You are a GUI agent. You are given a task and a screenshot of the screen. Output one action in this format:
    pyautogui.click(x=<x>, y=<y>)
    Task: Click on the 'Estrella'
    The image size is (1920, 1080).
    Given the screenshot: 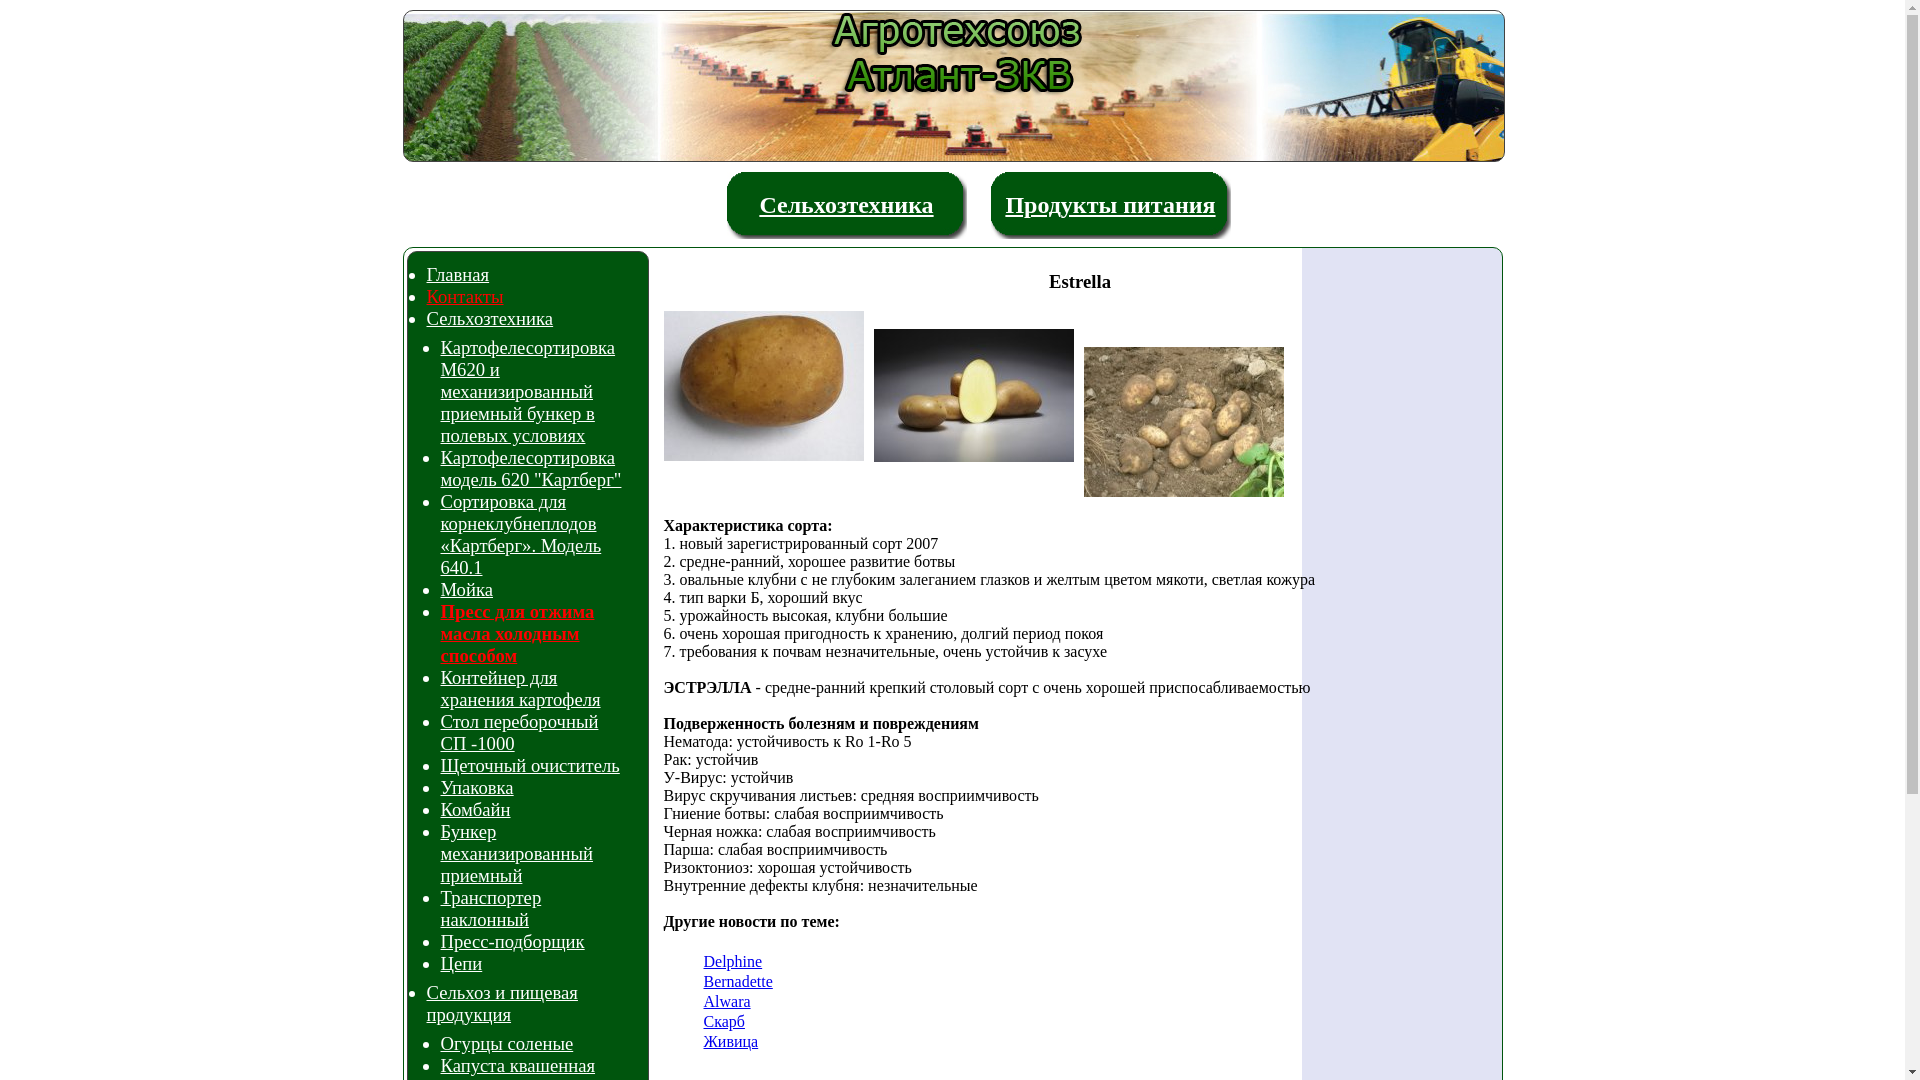 What is the action you would take?
    pyautogui.click(x=1189, y=426)
    